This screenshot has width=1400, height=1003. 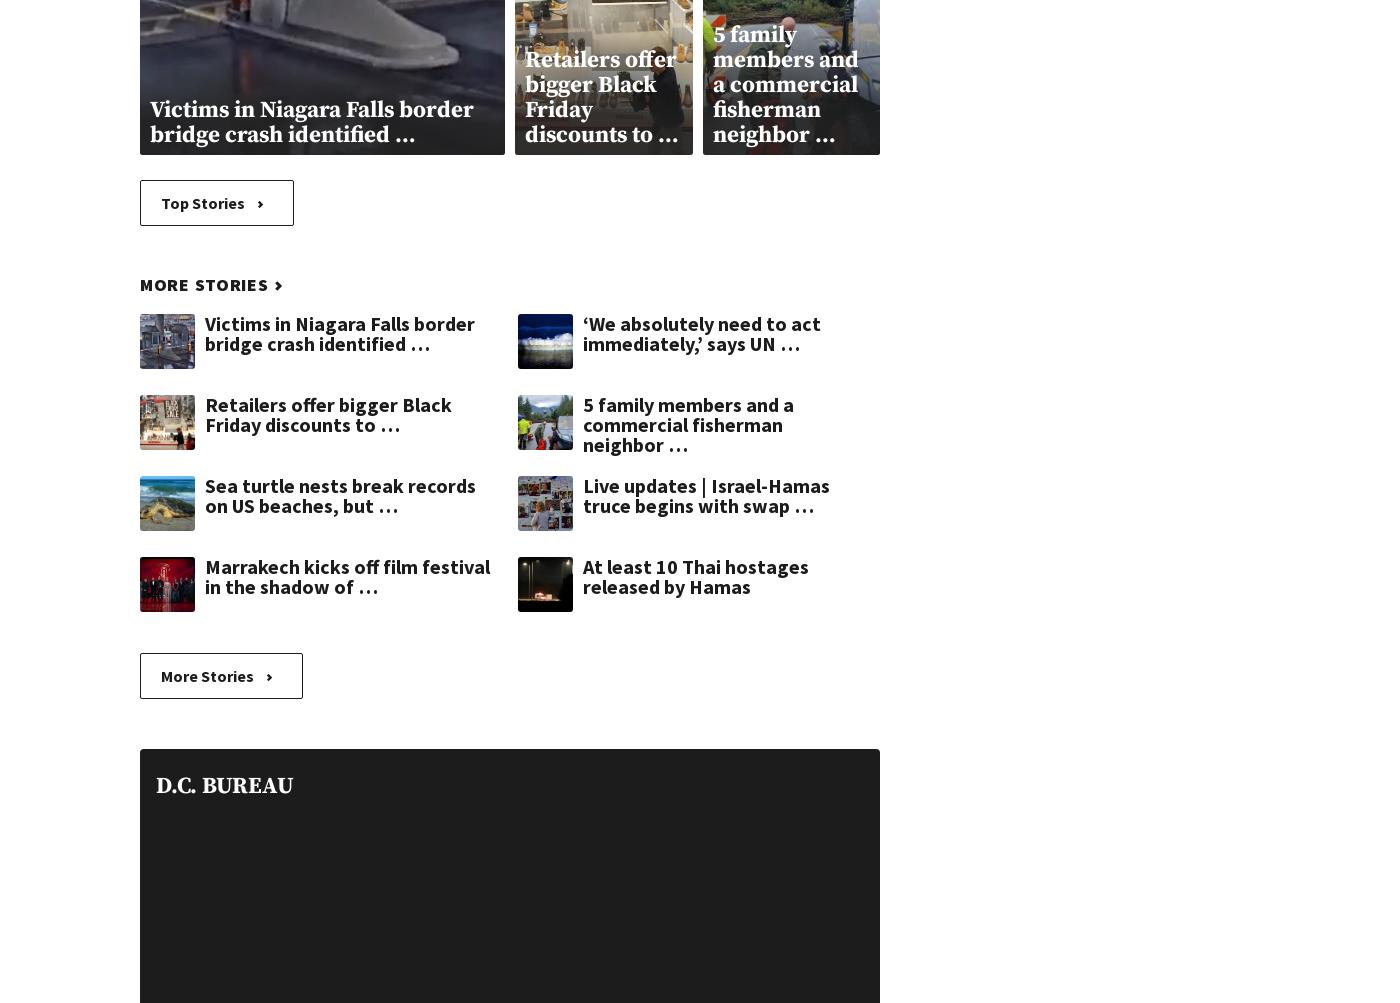 What do you see at coordinates (347, 574) in the screenshot?
I see `'Marrakech kicks off film festival in the shadow of …'` at bounding box center [347, 574].